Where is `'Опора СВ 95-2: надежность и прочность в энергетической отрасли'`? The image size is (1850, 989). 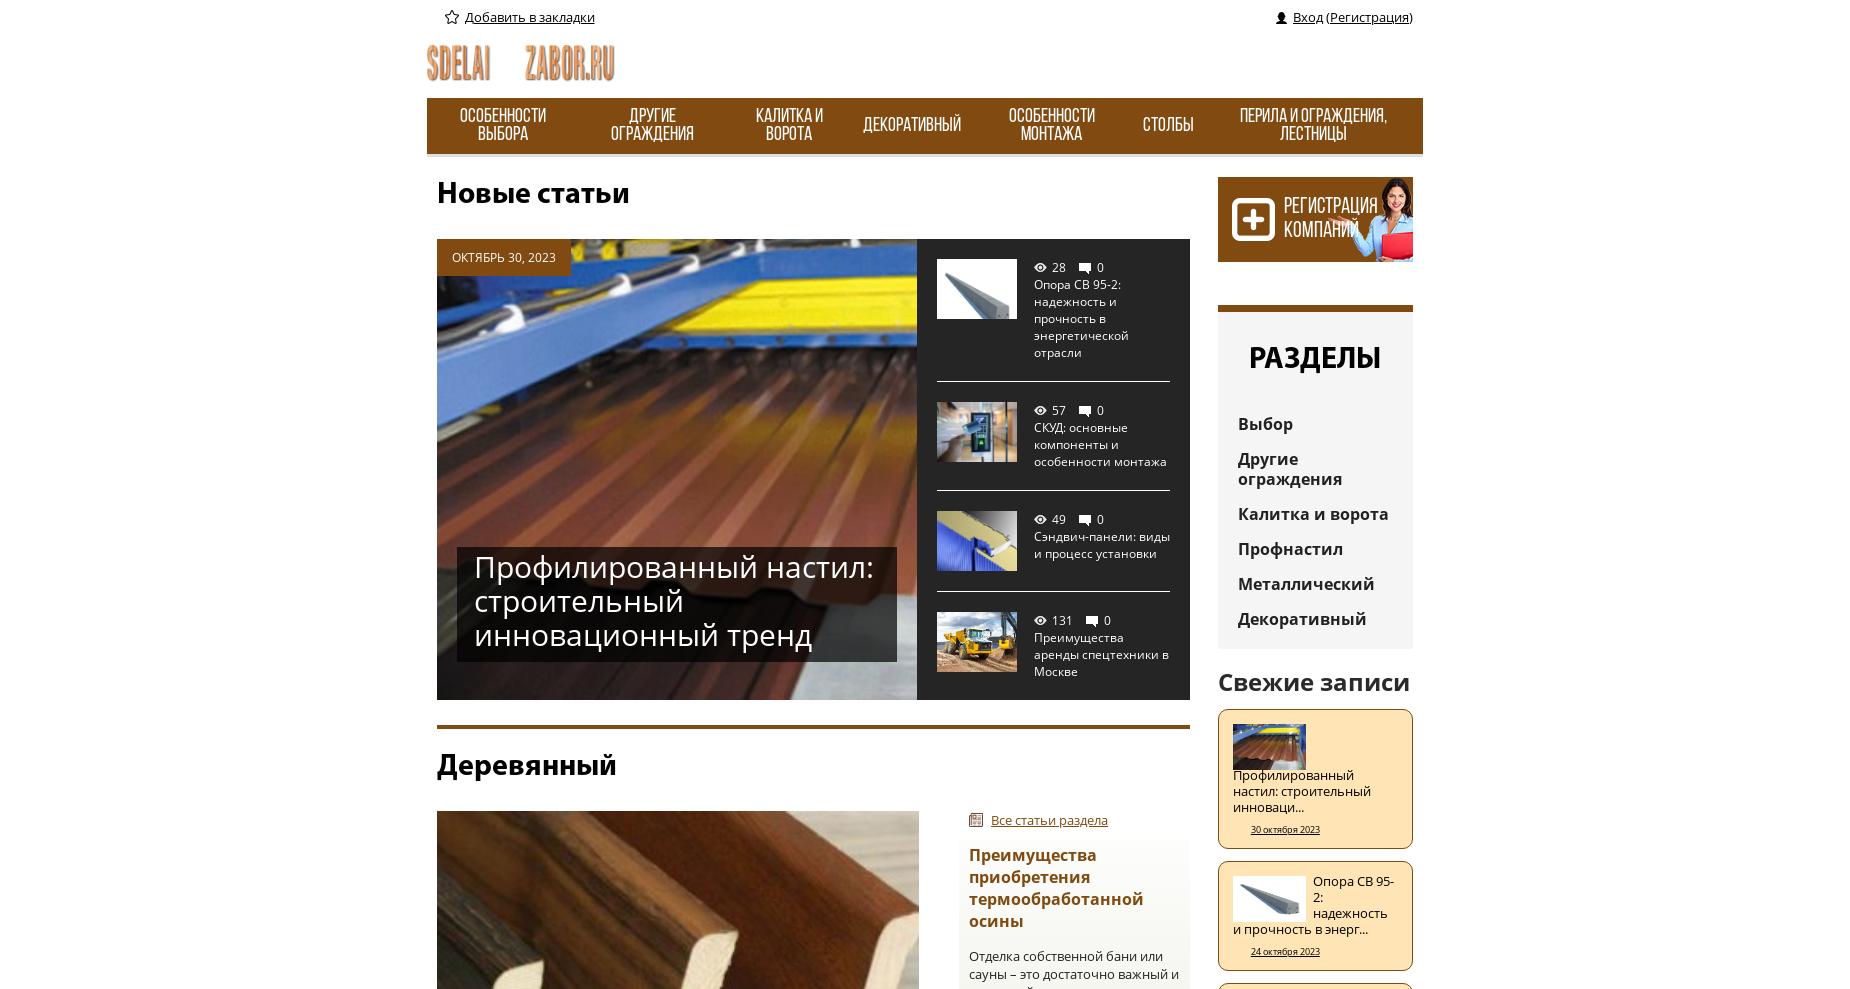
'Опора СВ 95-2: надежность и прочность в энергетической отрасли' is located at coordinates (1080, 318).